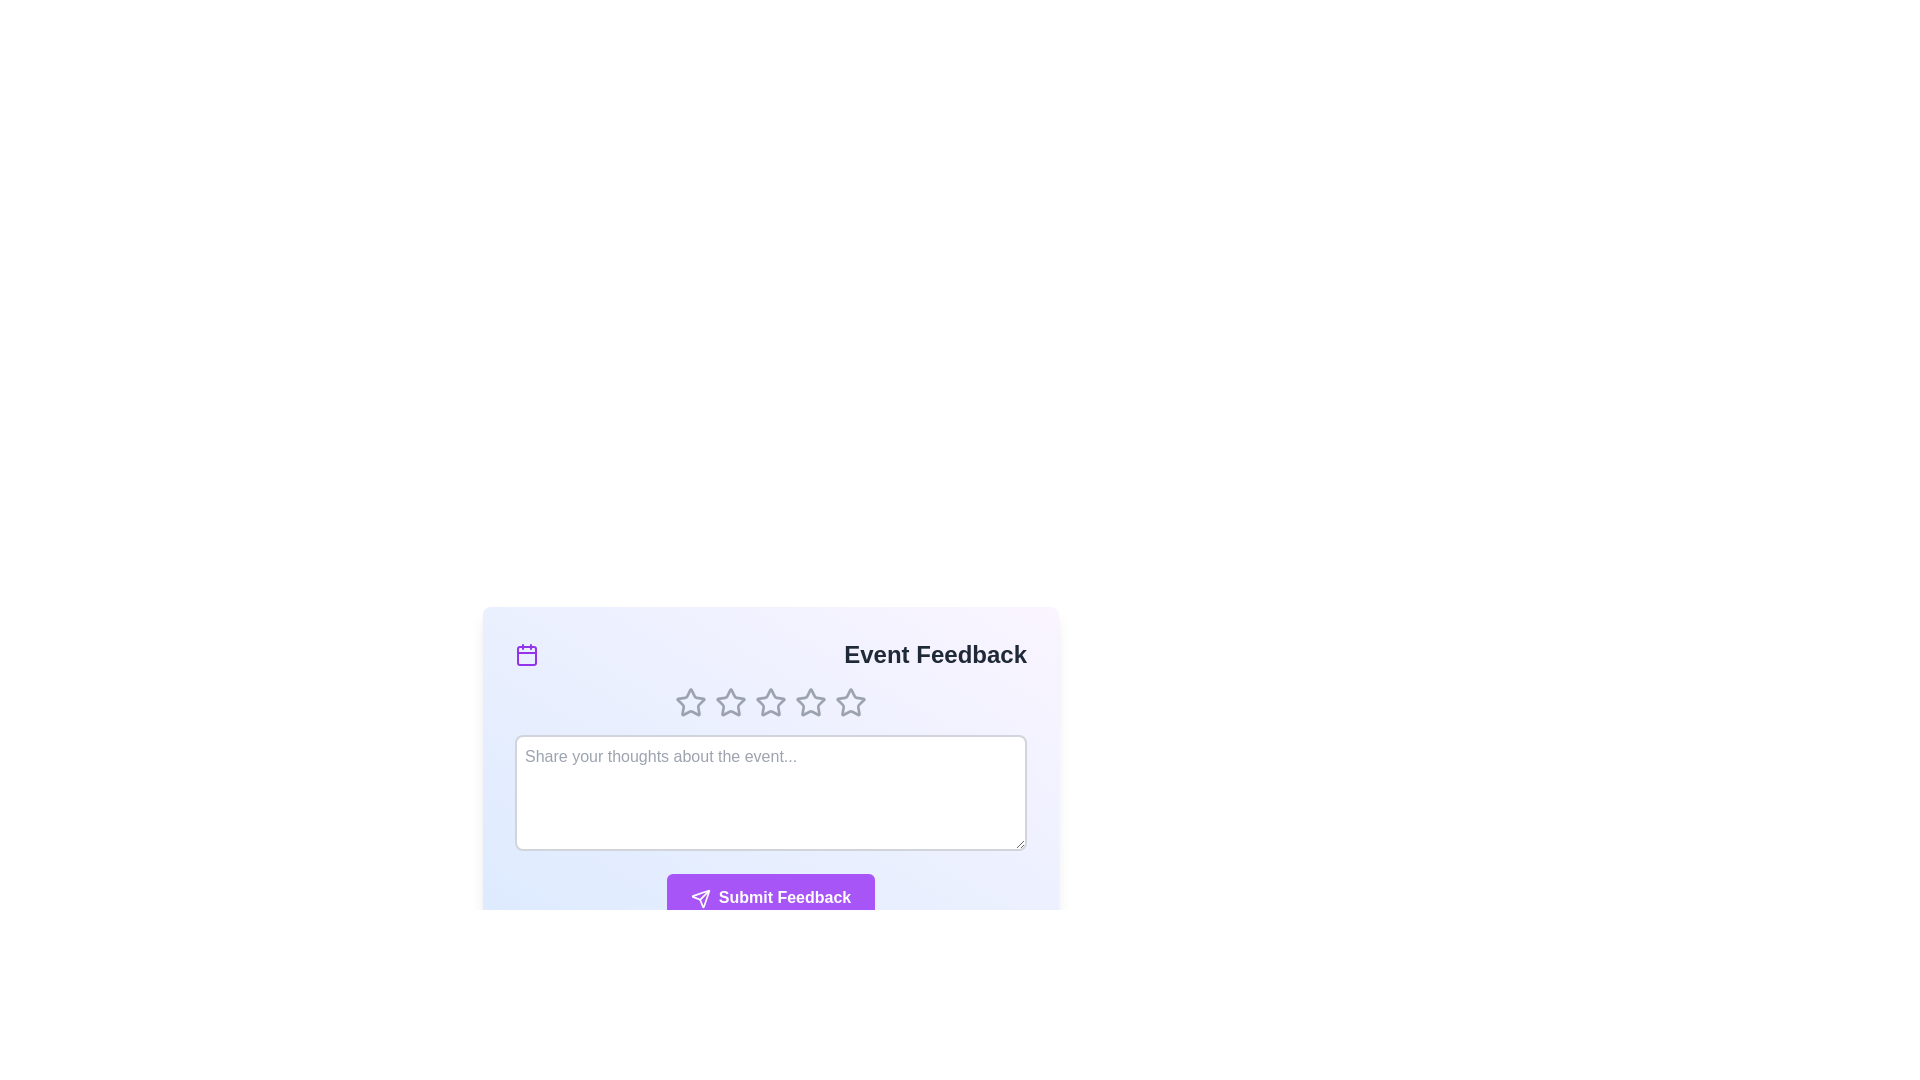 Image resolution: width=1920 pixels, height=1080 pixels. I want to click on the third star icon in the row of five rating stars, so click(770, 701).